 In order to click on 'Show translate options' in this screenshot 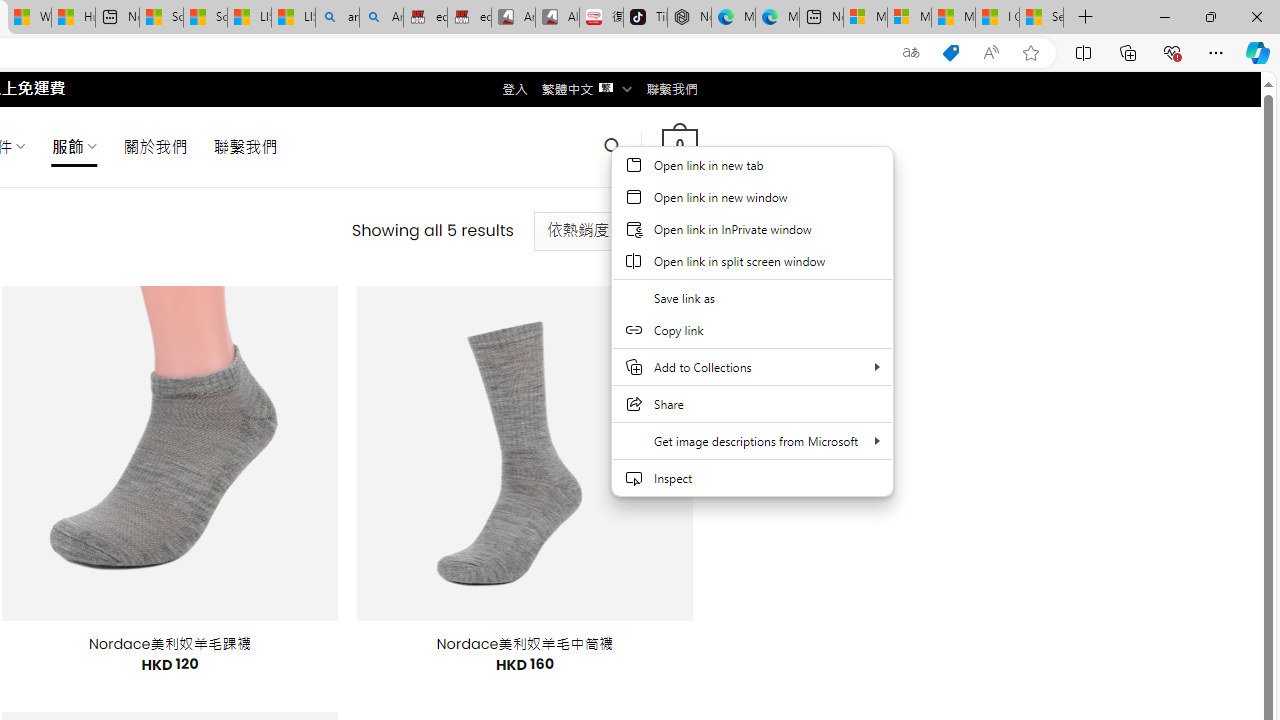, I will do `click(909, 52)`.